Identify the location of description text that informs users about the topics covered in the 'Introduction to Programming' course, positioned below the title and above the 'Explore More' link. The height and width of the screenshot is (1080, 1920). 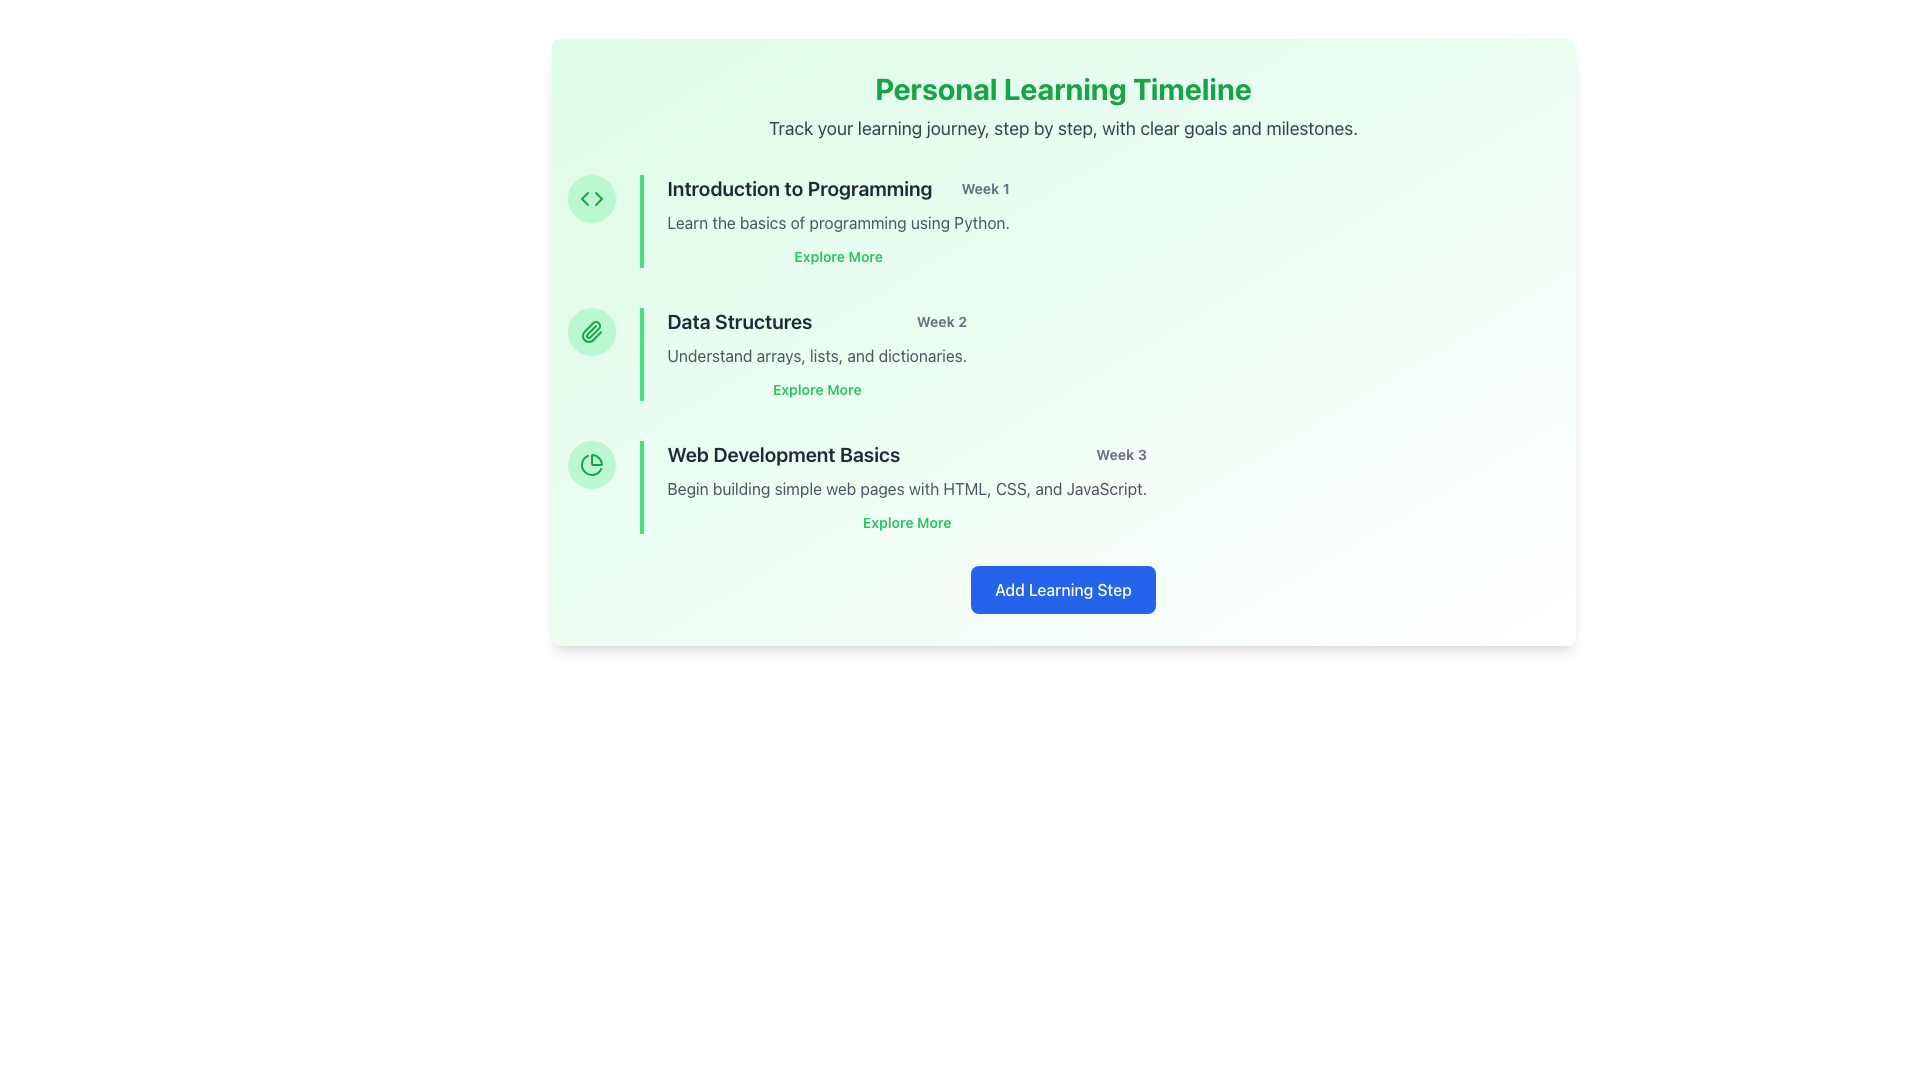
(838, 223).